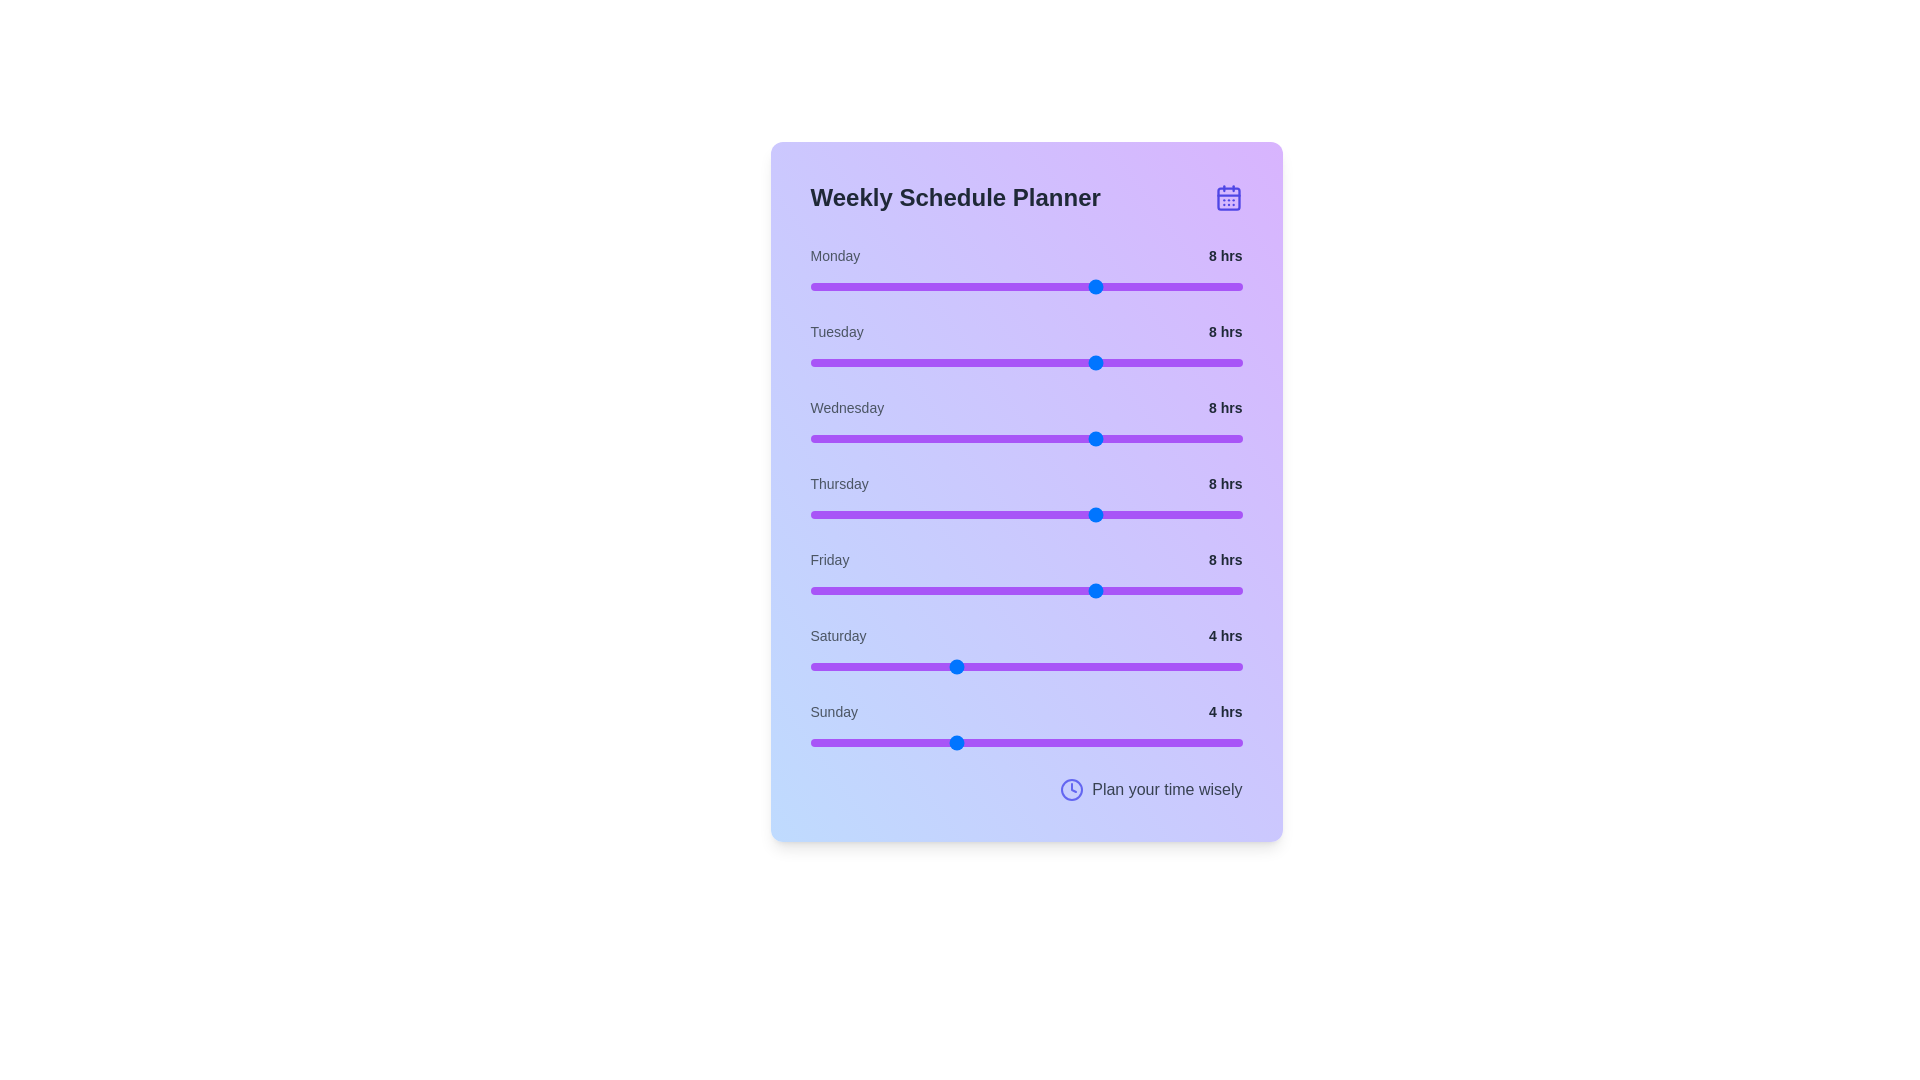  I want to click on the calendar icon in the header to trigger navigation or additional actions, so click(1227, 197).